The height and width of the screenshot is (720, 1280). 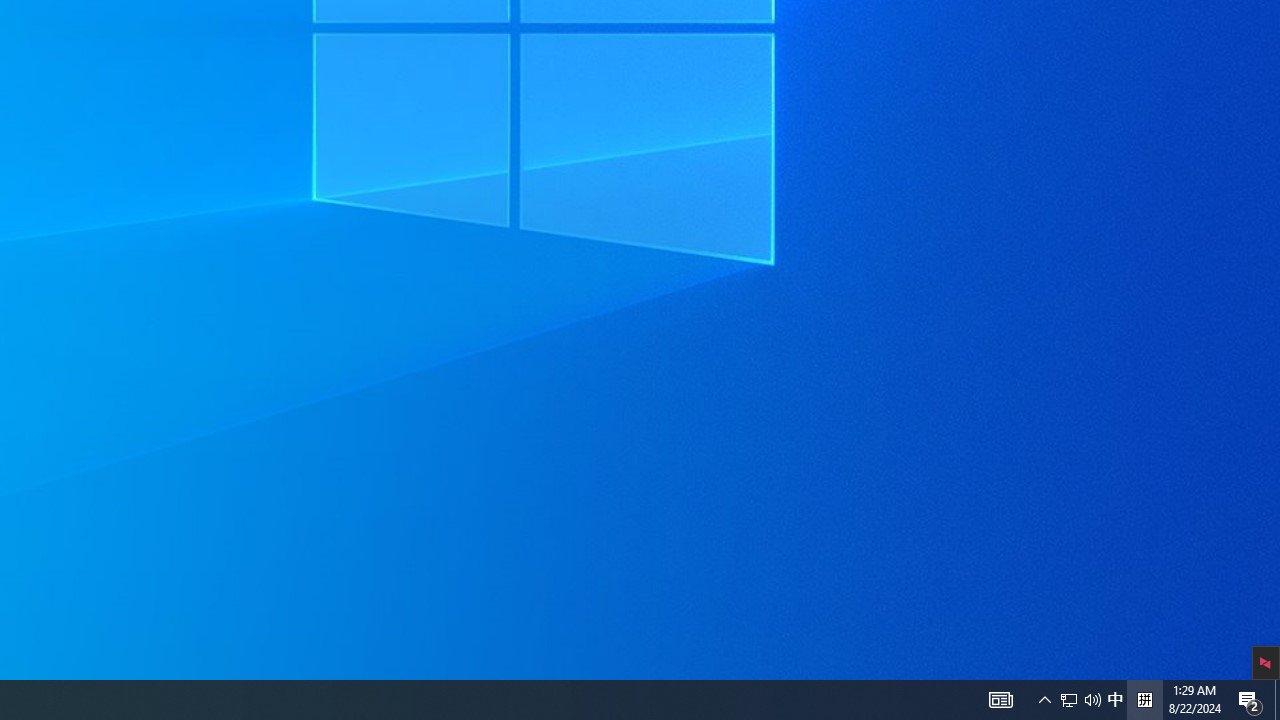 What do you see at coordinates (1276, 698) in the screenshot?
I see `'Action Center, 2 new notifications'` at bounding box center [1276, 698].